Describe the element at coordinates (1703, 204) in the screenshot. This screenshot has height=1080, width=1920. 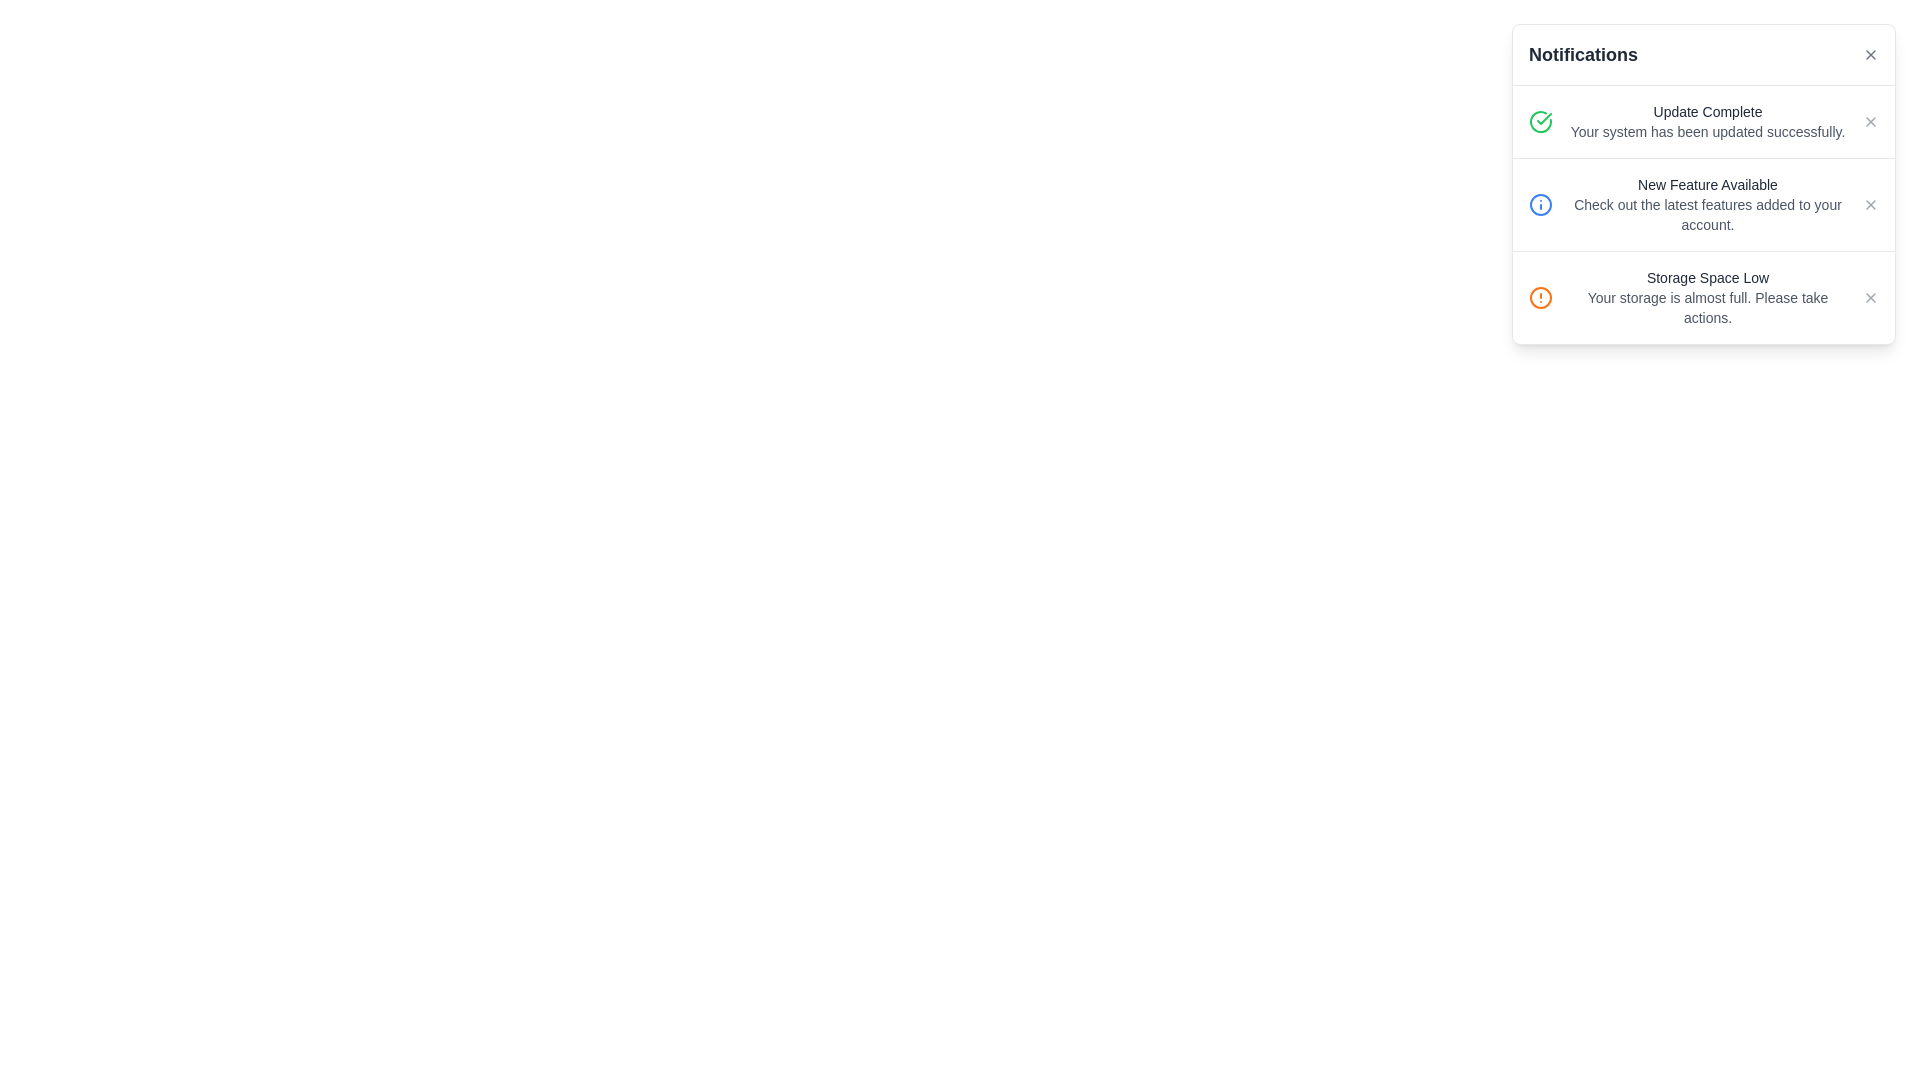
I see `the Notification Component that informs the user about new features added to their account, located in the middle of the notification panel, to read the notification` at that location.